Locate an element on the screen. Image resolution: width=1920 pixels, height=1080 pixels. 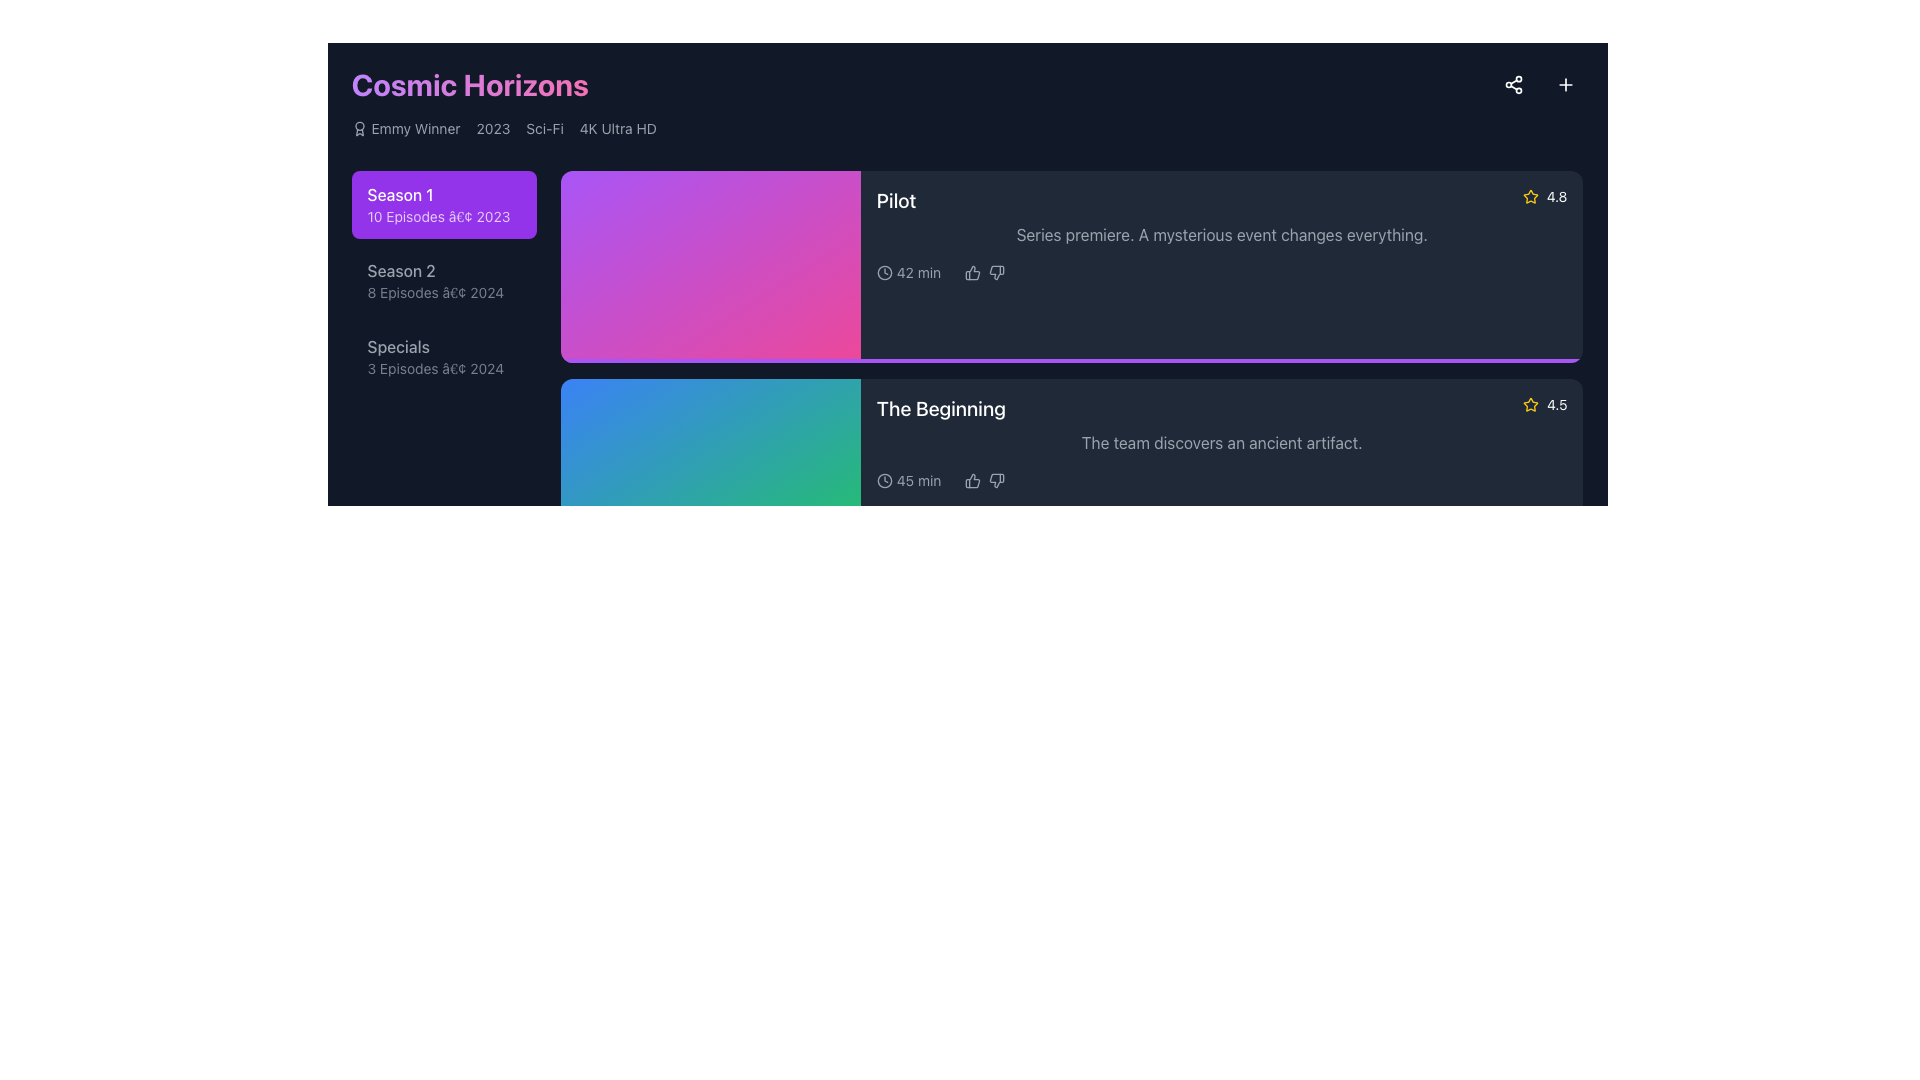
the thumbs-up icon in the interactive like/dislike icon group located at the lower-right of the card for the episode 'The Beginning' is located at coordinates (985, 481).